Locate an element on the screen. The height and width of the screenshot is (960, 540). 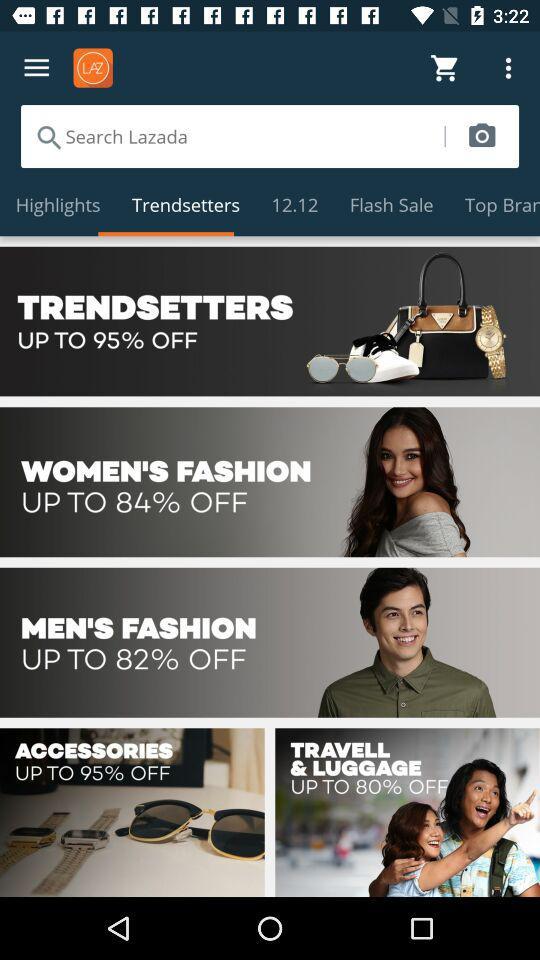
icon above the highlights is located at coordinates (231, 135).